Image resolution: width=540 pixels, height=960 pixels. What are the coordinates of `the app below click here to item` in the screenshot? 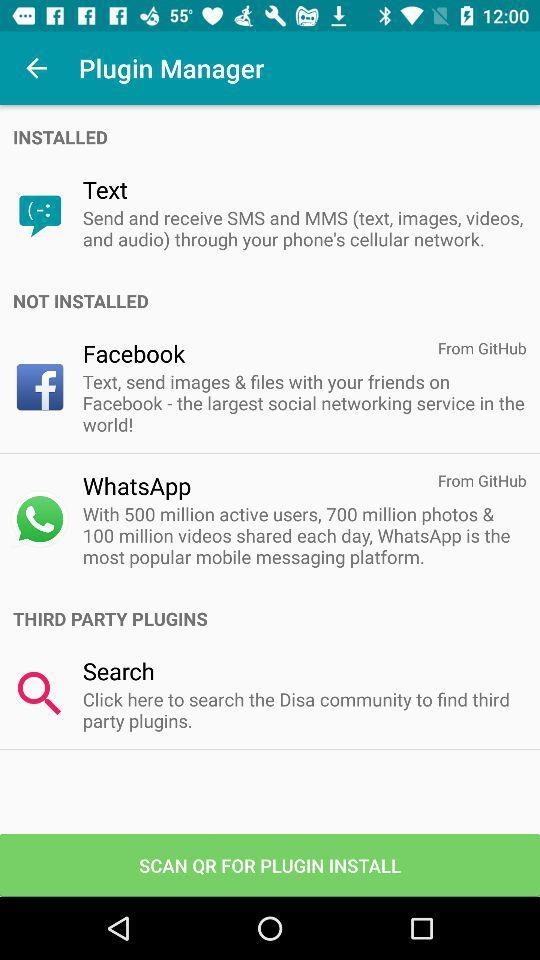 It's located at (270, 864).